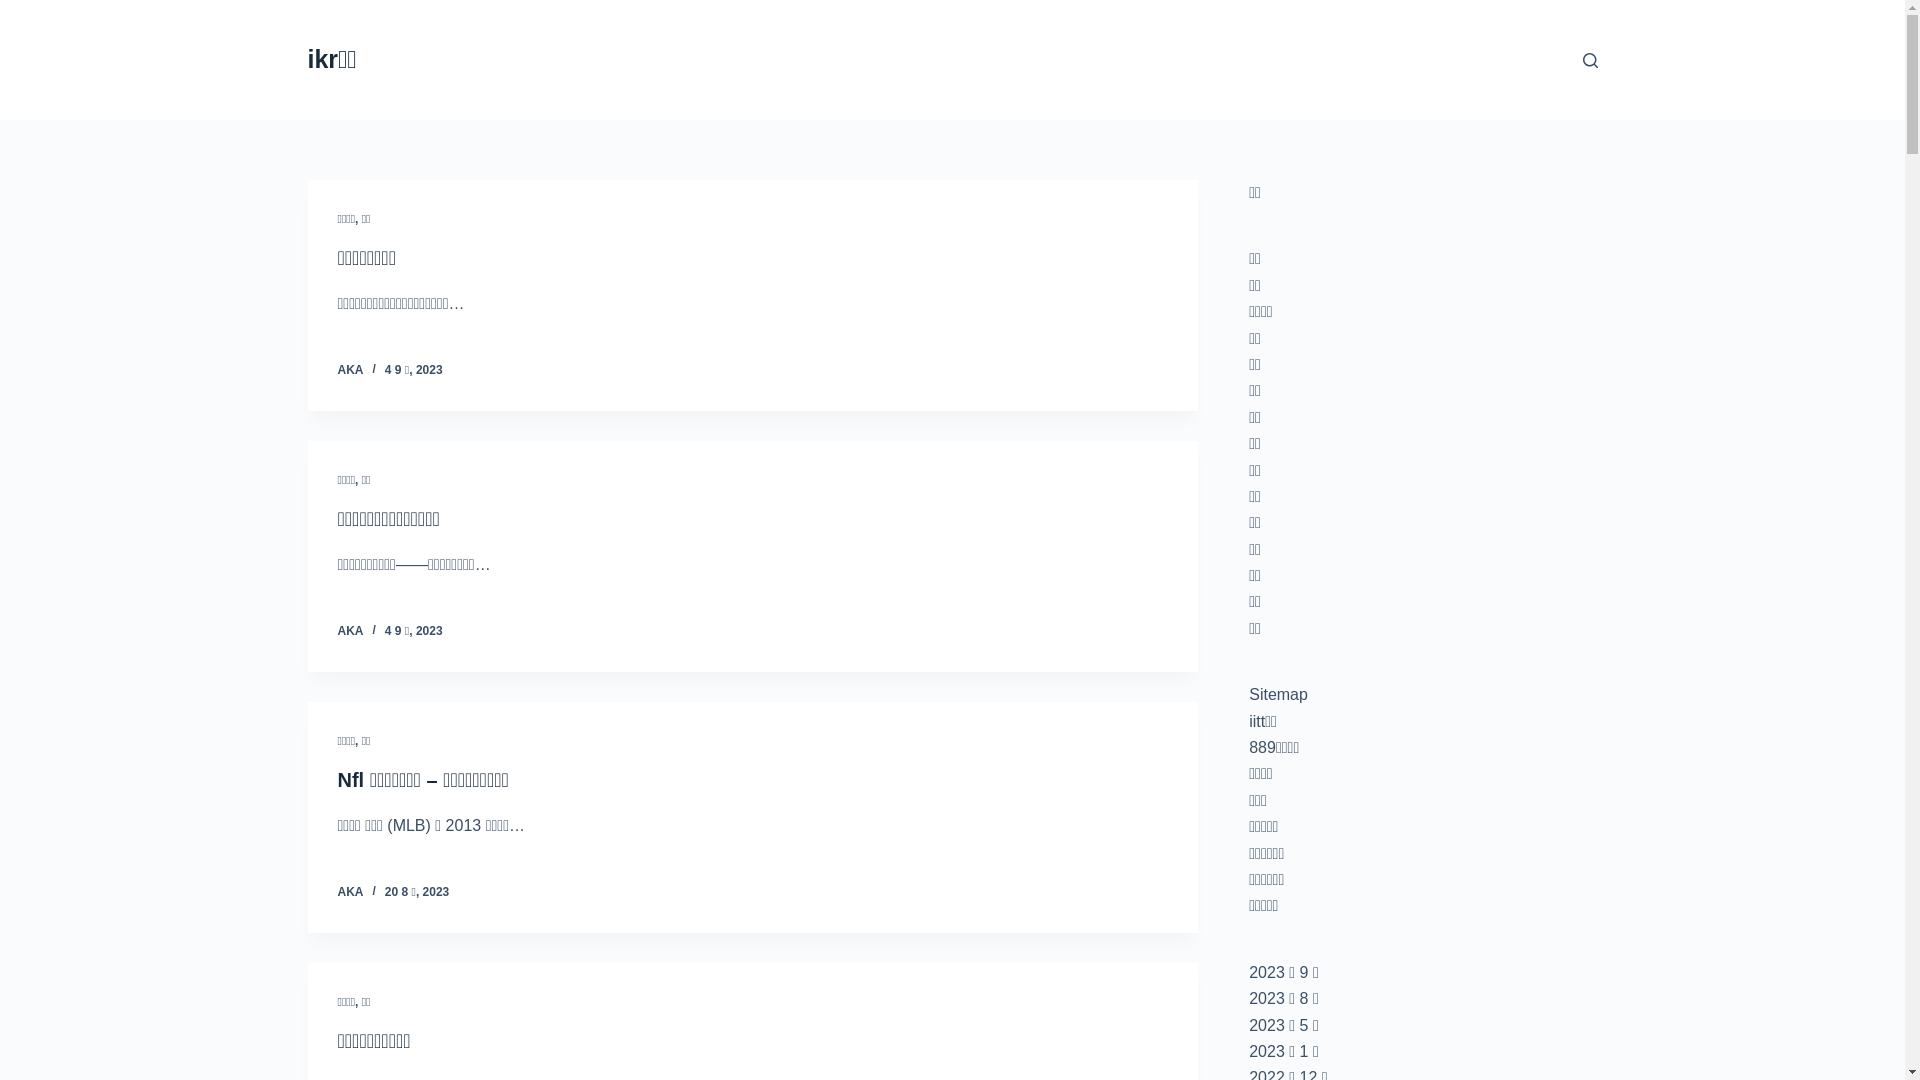 This screenshot has width=1920, height=1080. I want to click on 'AKA', so click(337, 631).